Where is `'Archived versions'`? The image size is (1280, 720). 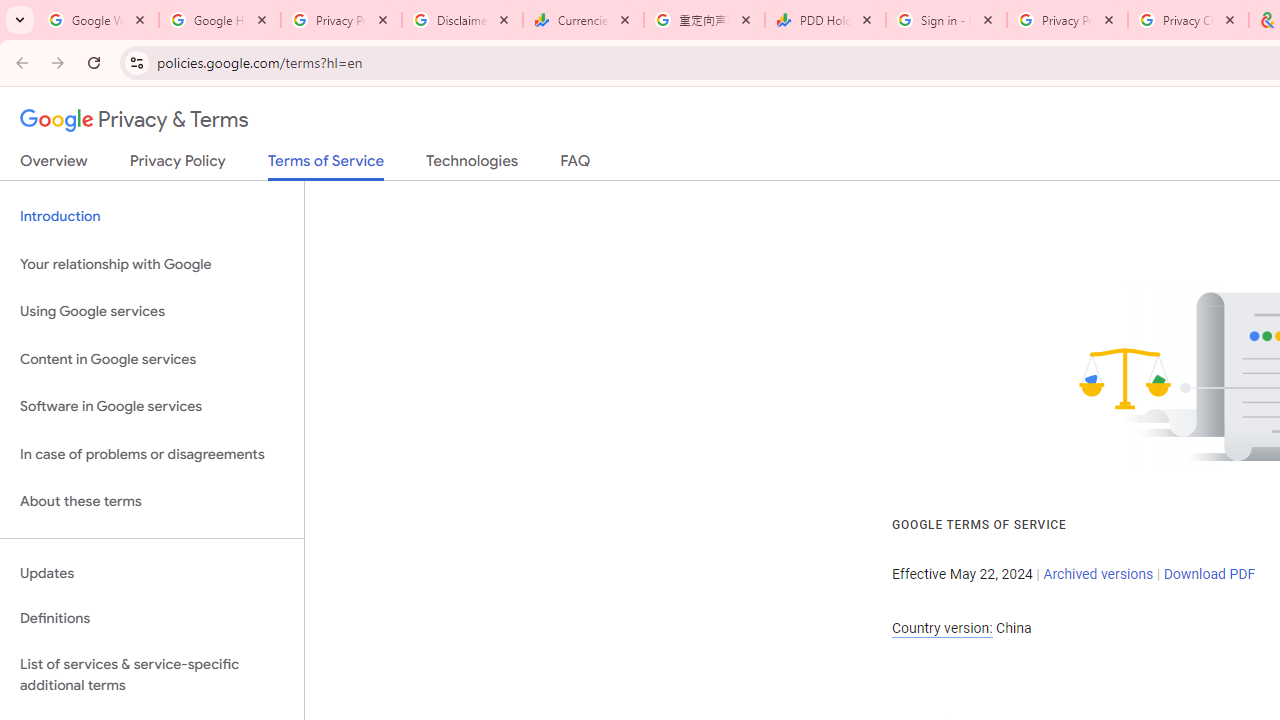 'Archived versions' is located at coordinates (1097, 574).